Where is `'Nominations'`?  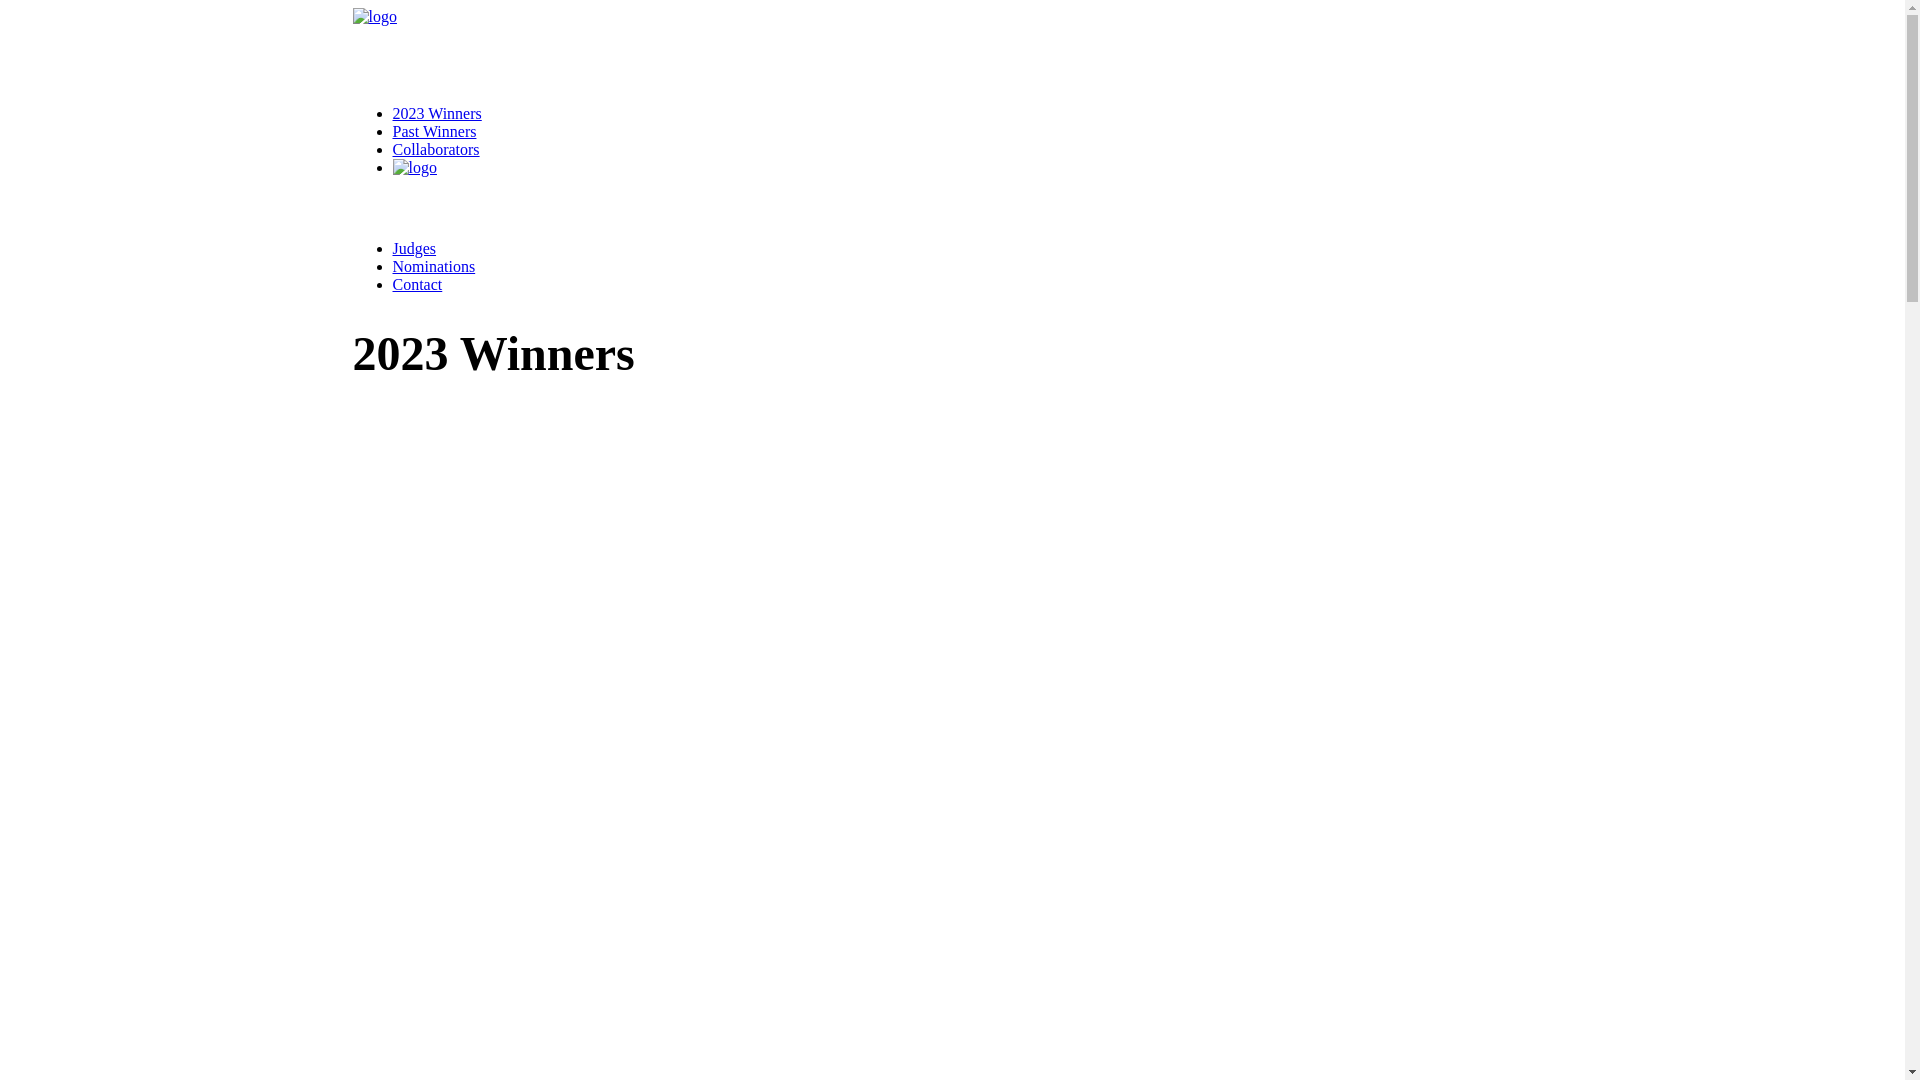 'Nominations' is located at coordinates (392, 265).